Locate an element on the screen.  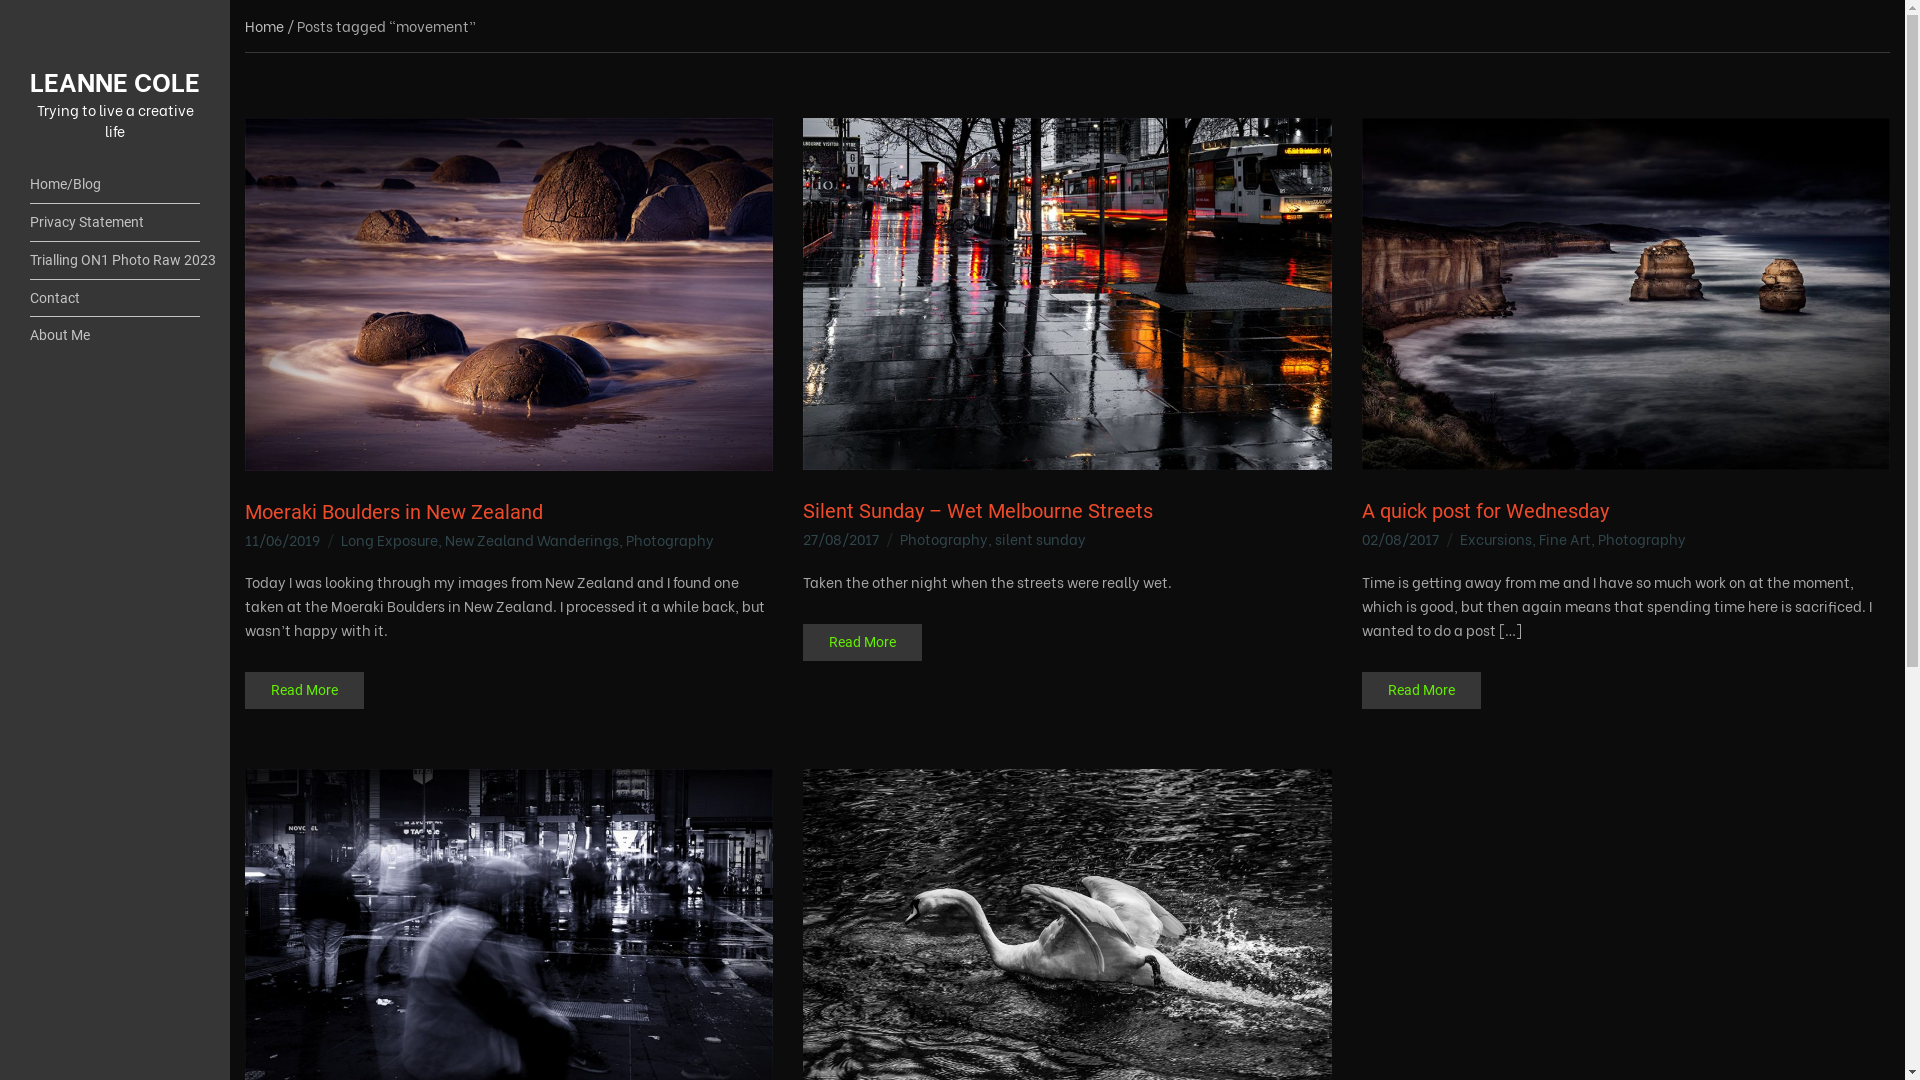
'silent sunday' is located at coordinates (1040, 537).